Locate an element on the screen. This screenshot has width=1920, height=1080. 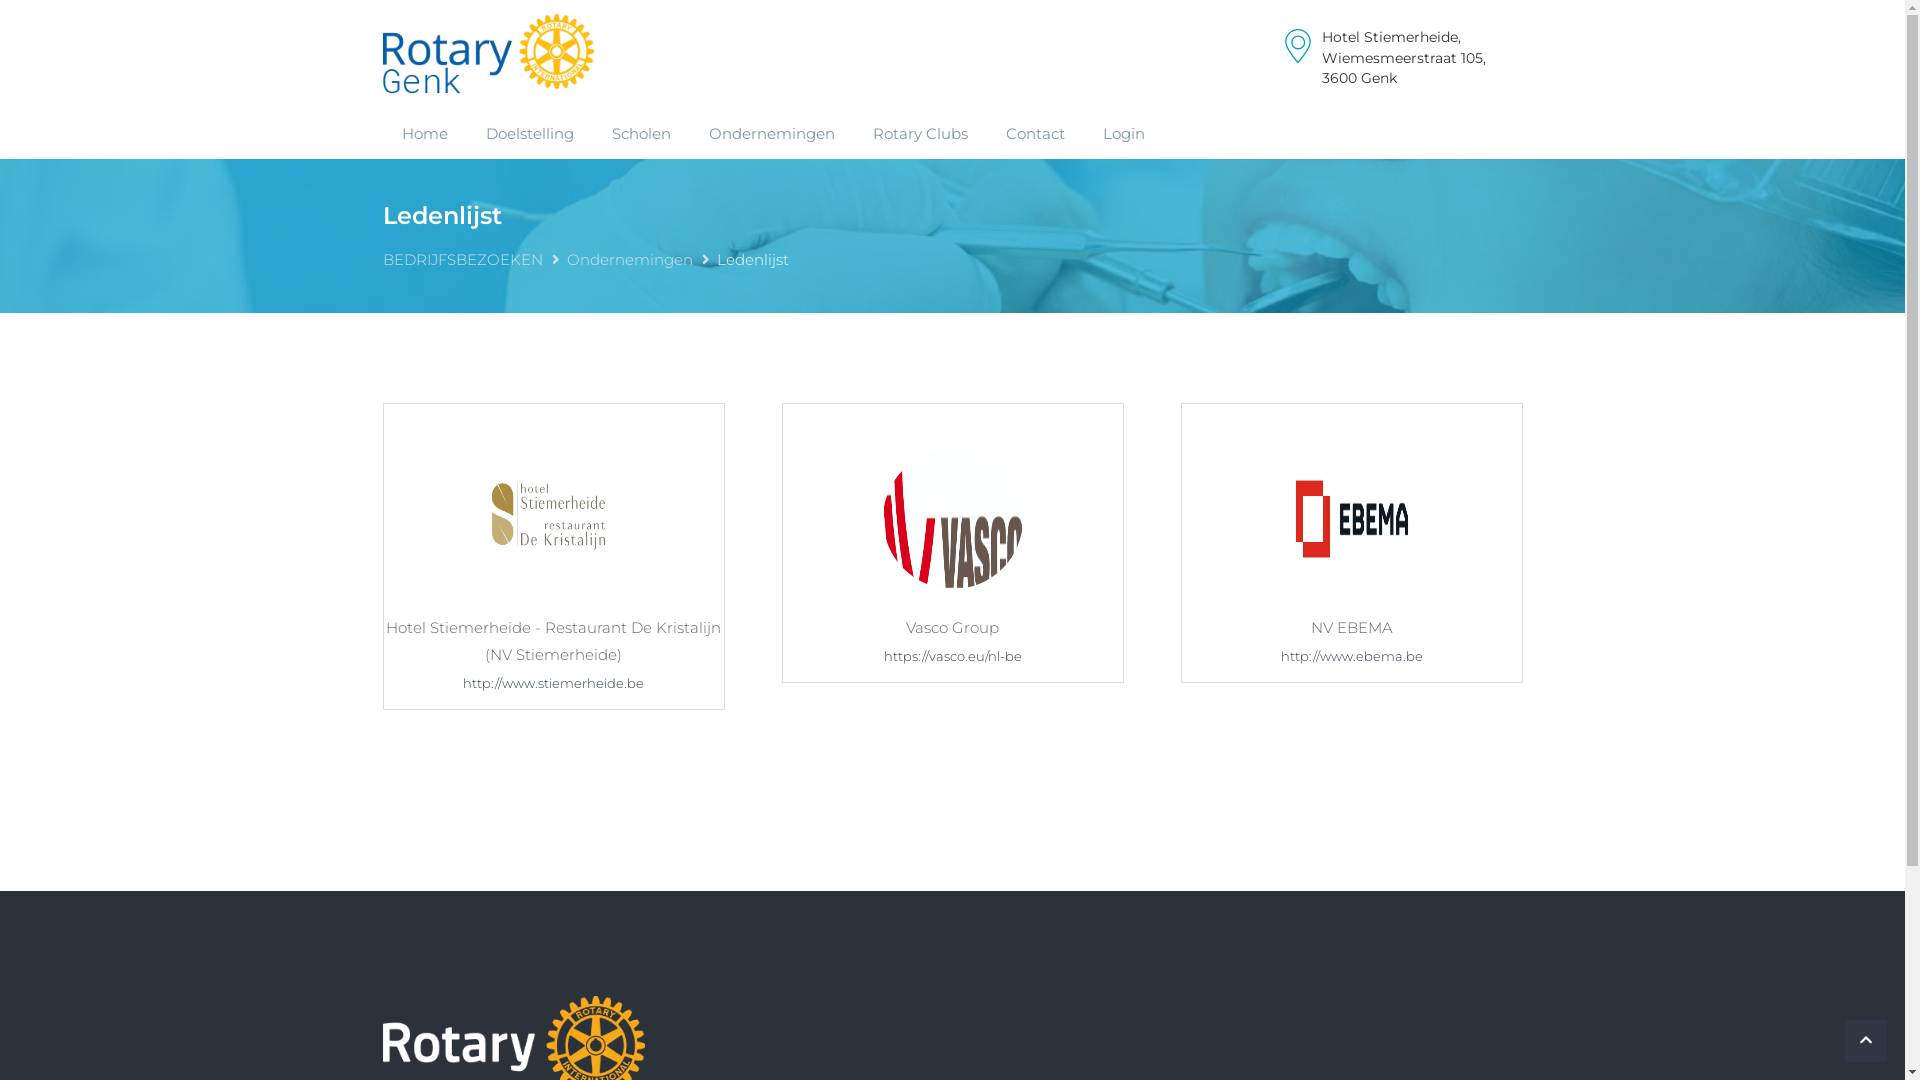
'NV EBEMA' is located at coordinates (1350, 516).